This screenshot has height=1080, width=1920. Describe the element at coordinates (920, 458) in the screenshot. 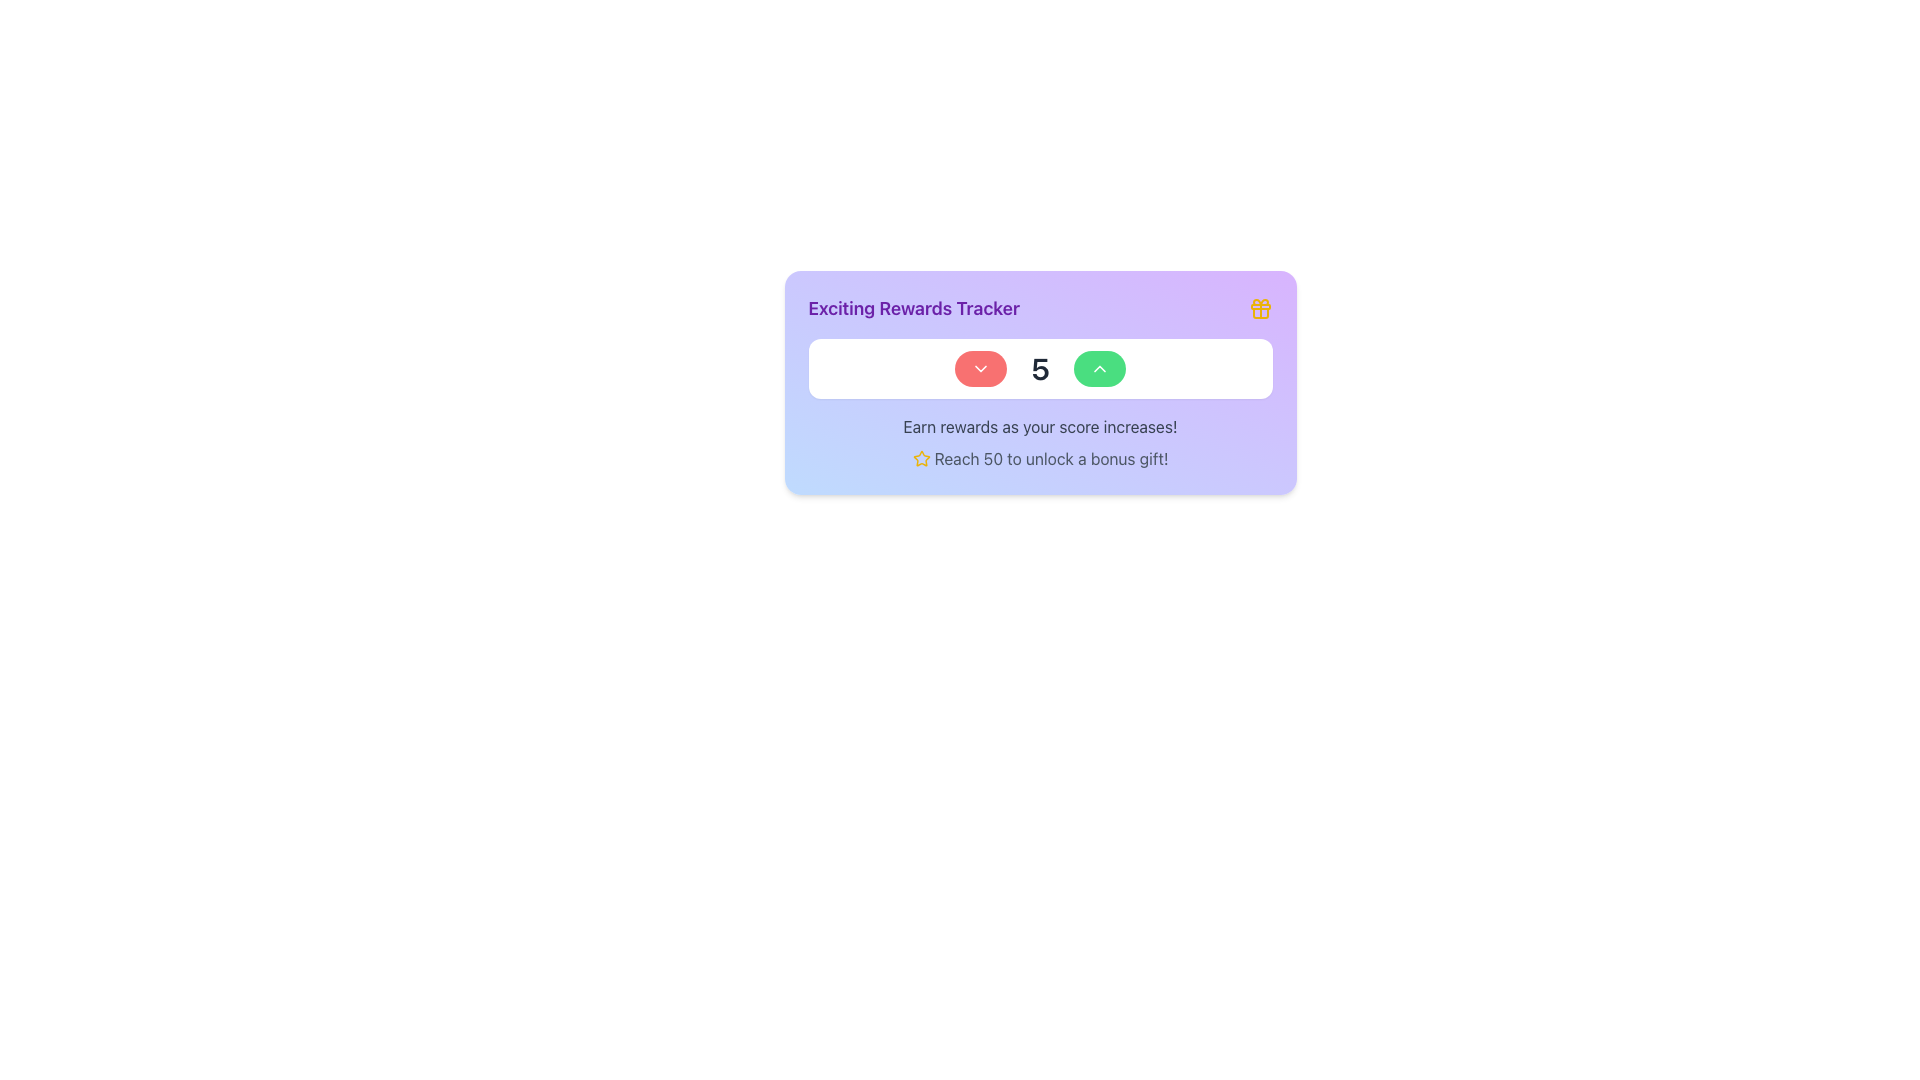

I see `the star-shaped yellow icon located in the top-right corner of the purple header section of the rewards tracker widget` at that location.